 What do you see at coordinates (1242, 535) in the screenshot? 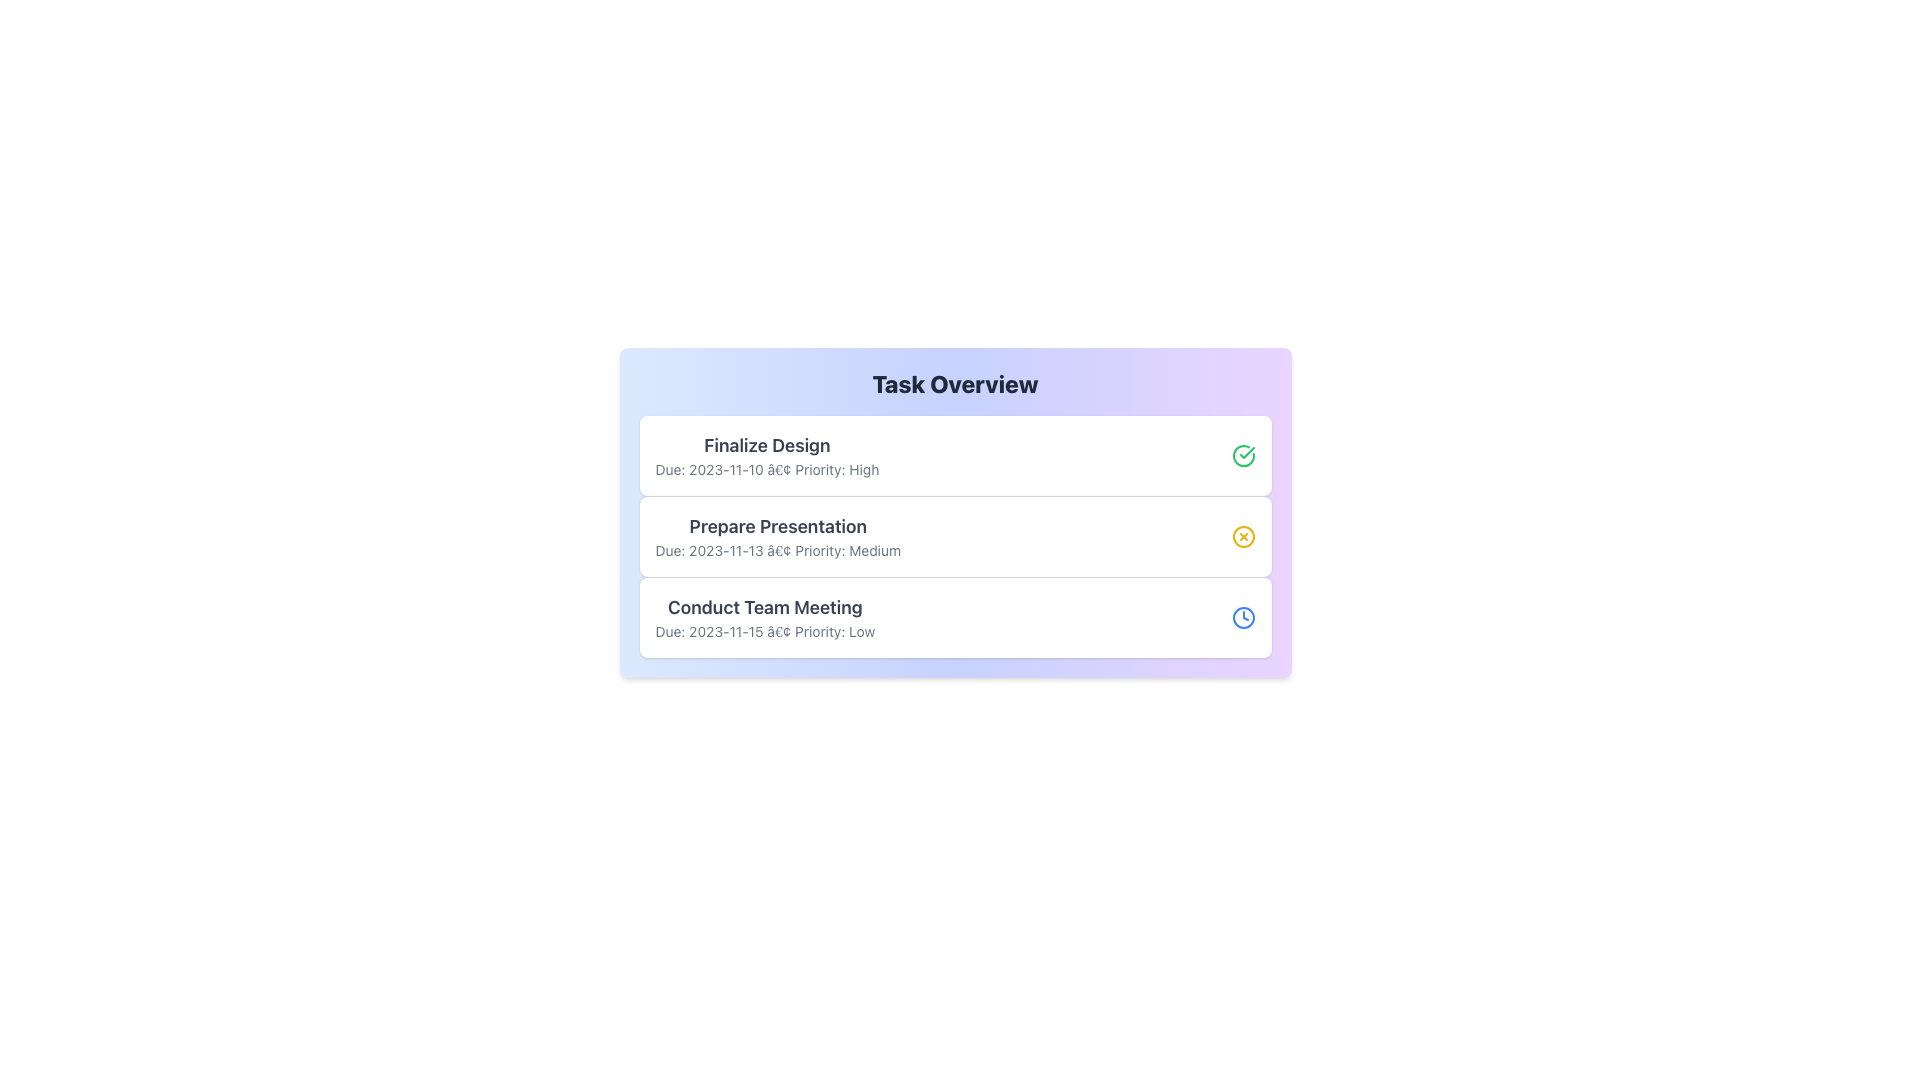
I see `the circular outline of the yellow icon indicating the actionable state for the task 'Prepare Presentation'` at bounding box center [1242, 535].